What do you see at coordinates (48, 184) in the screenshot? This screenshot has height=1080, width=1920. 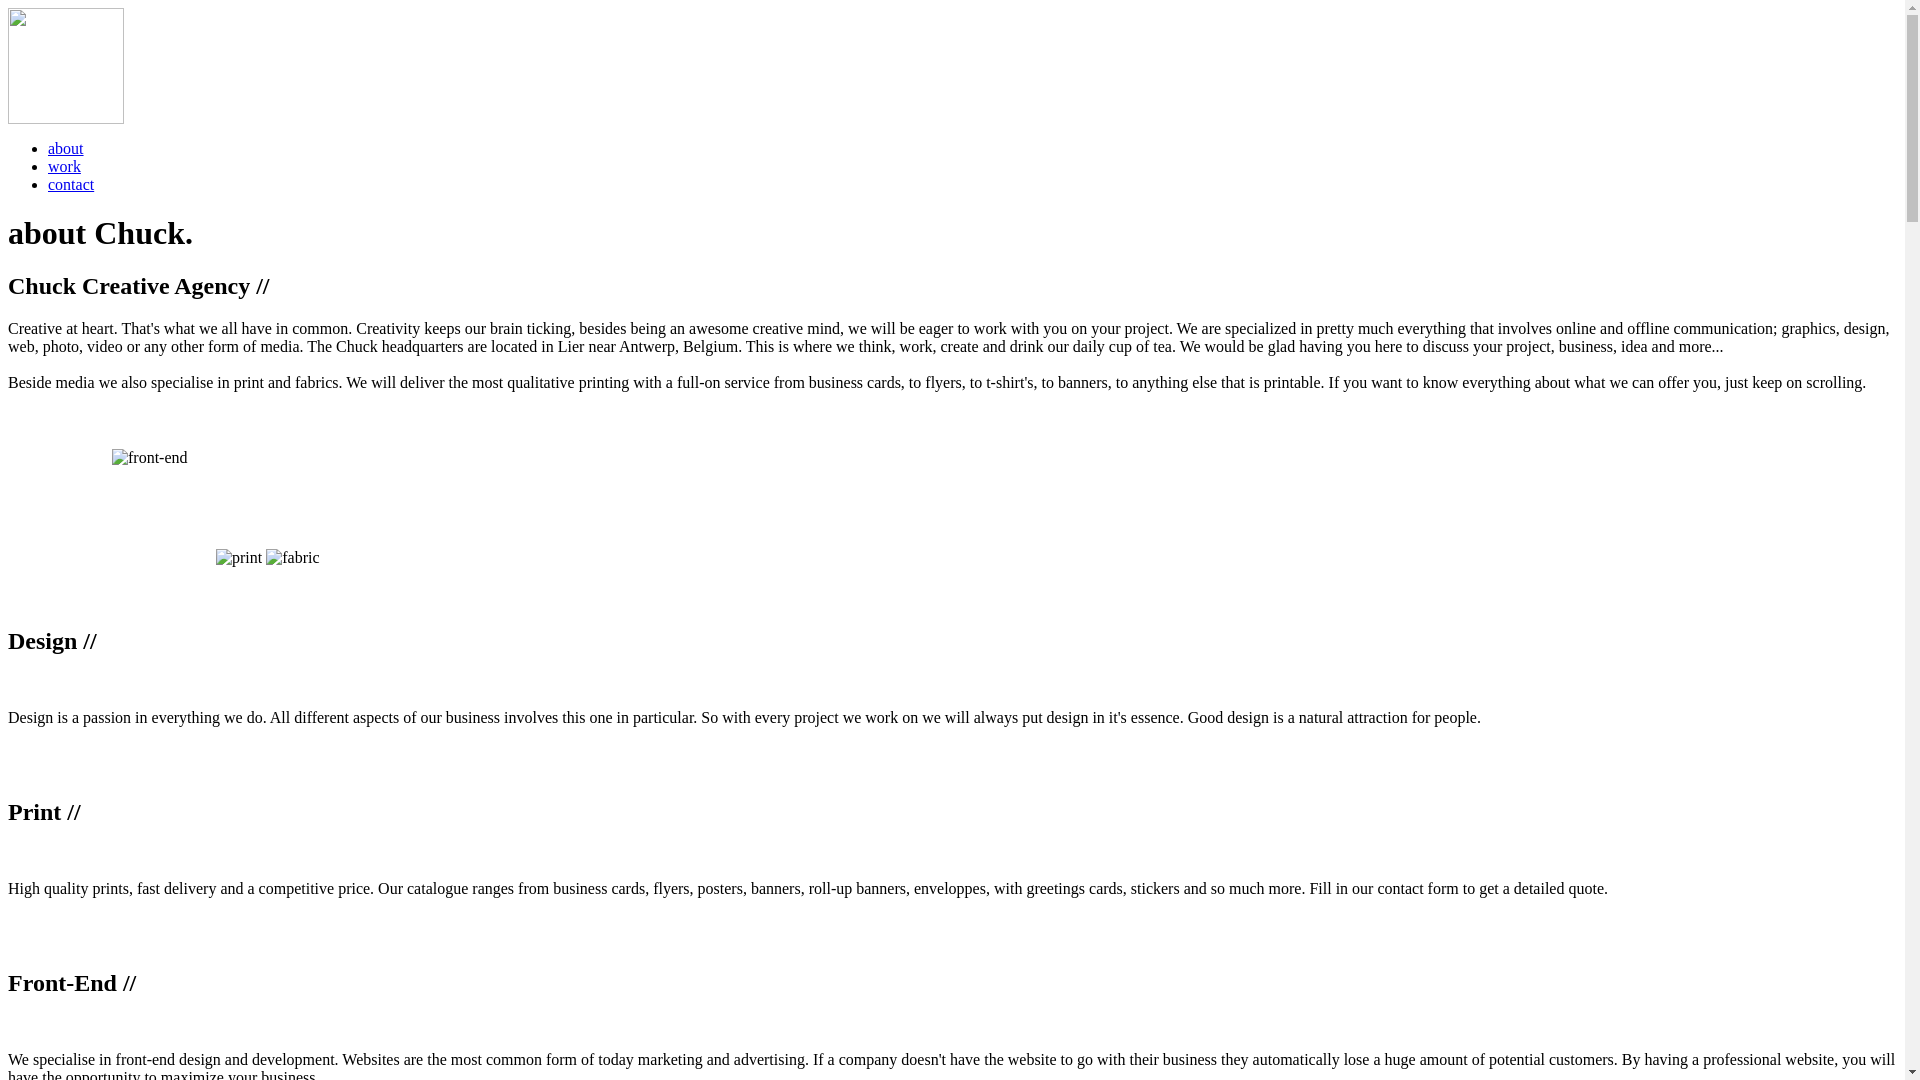 I see `'contact'` at bounding box center [48, 184].